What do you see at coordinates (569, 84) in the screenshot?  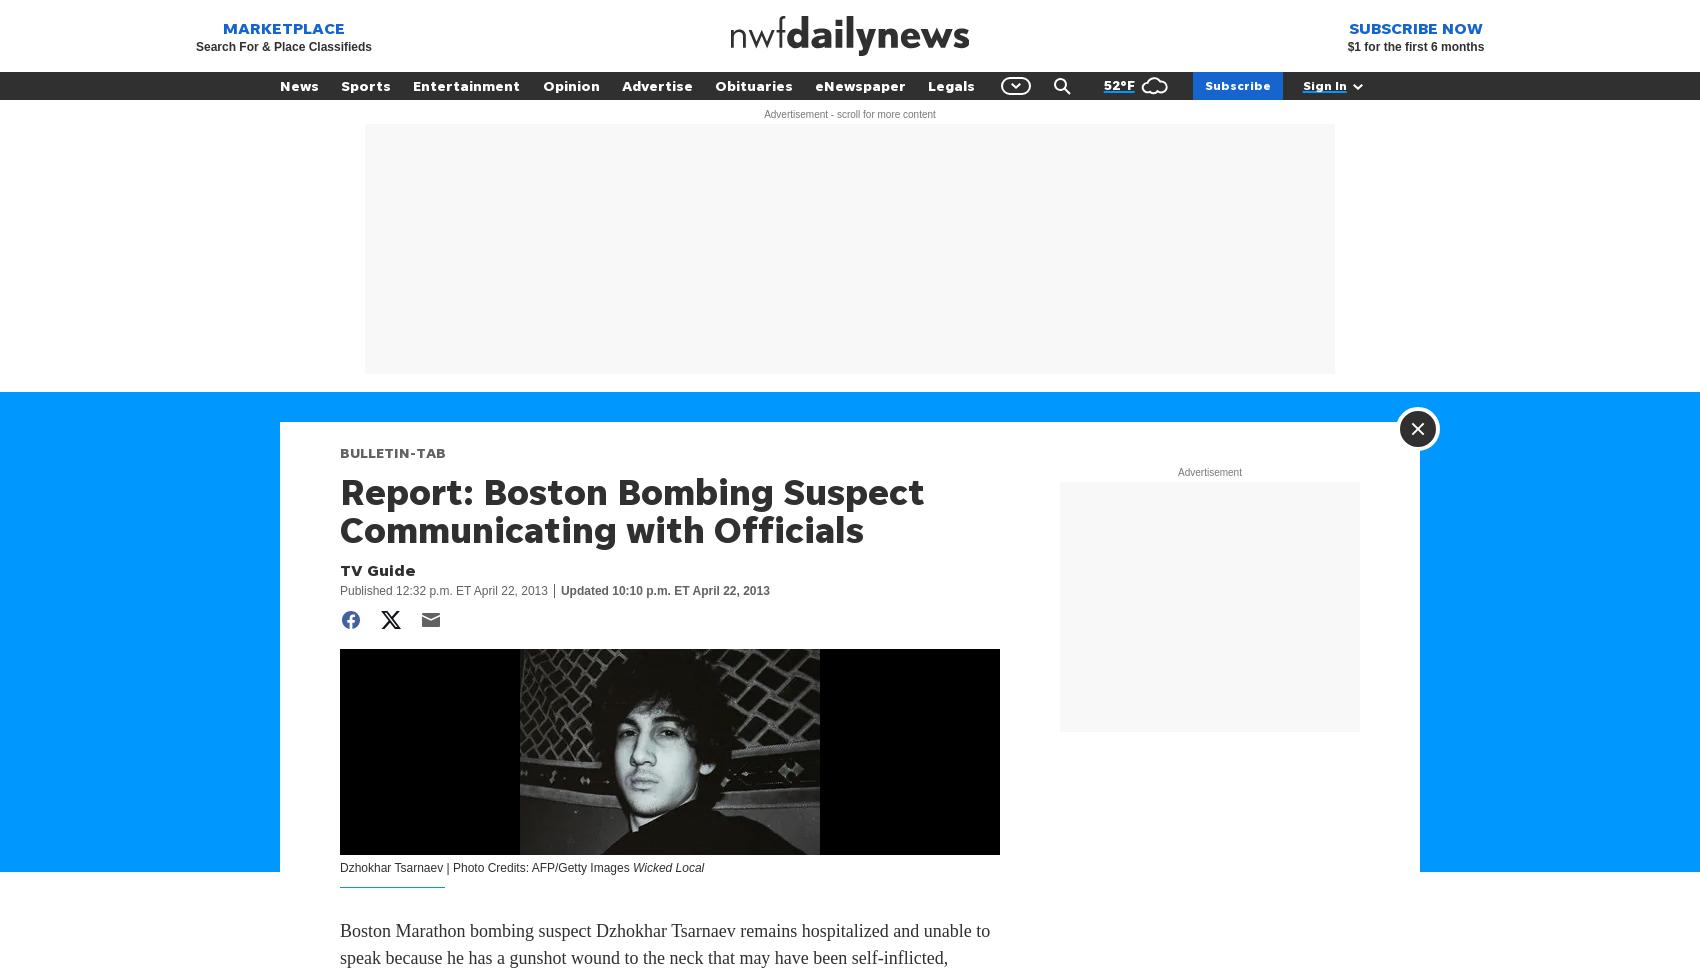 I see `'Opinion'` at bounding box center [569, 84].